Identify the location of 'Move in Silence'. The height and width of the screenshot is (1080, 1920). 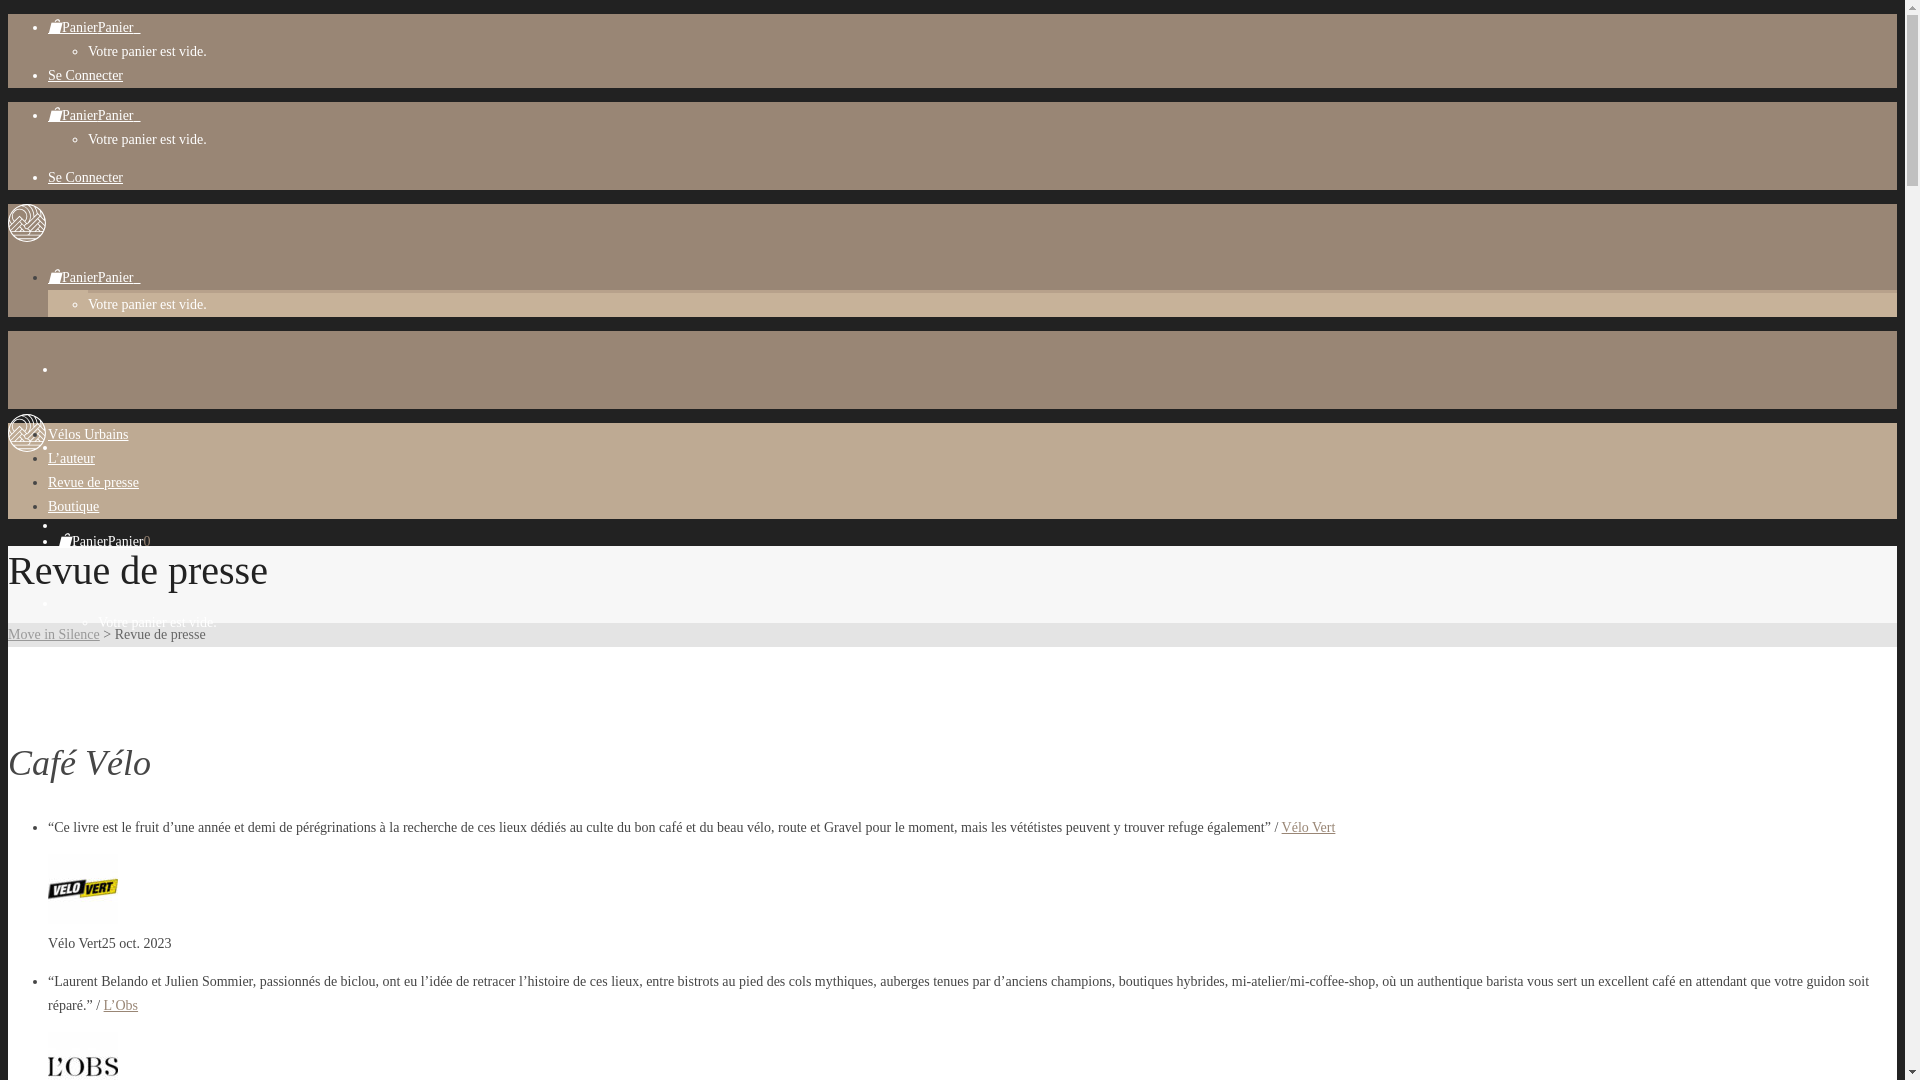
(53, 634).